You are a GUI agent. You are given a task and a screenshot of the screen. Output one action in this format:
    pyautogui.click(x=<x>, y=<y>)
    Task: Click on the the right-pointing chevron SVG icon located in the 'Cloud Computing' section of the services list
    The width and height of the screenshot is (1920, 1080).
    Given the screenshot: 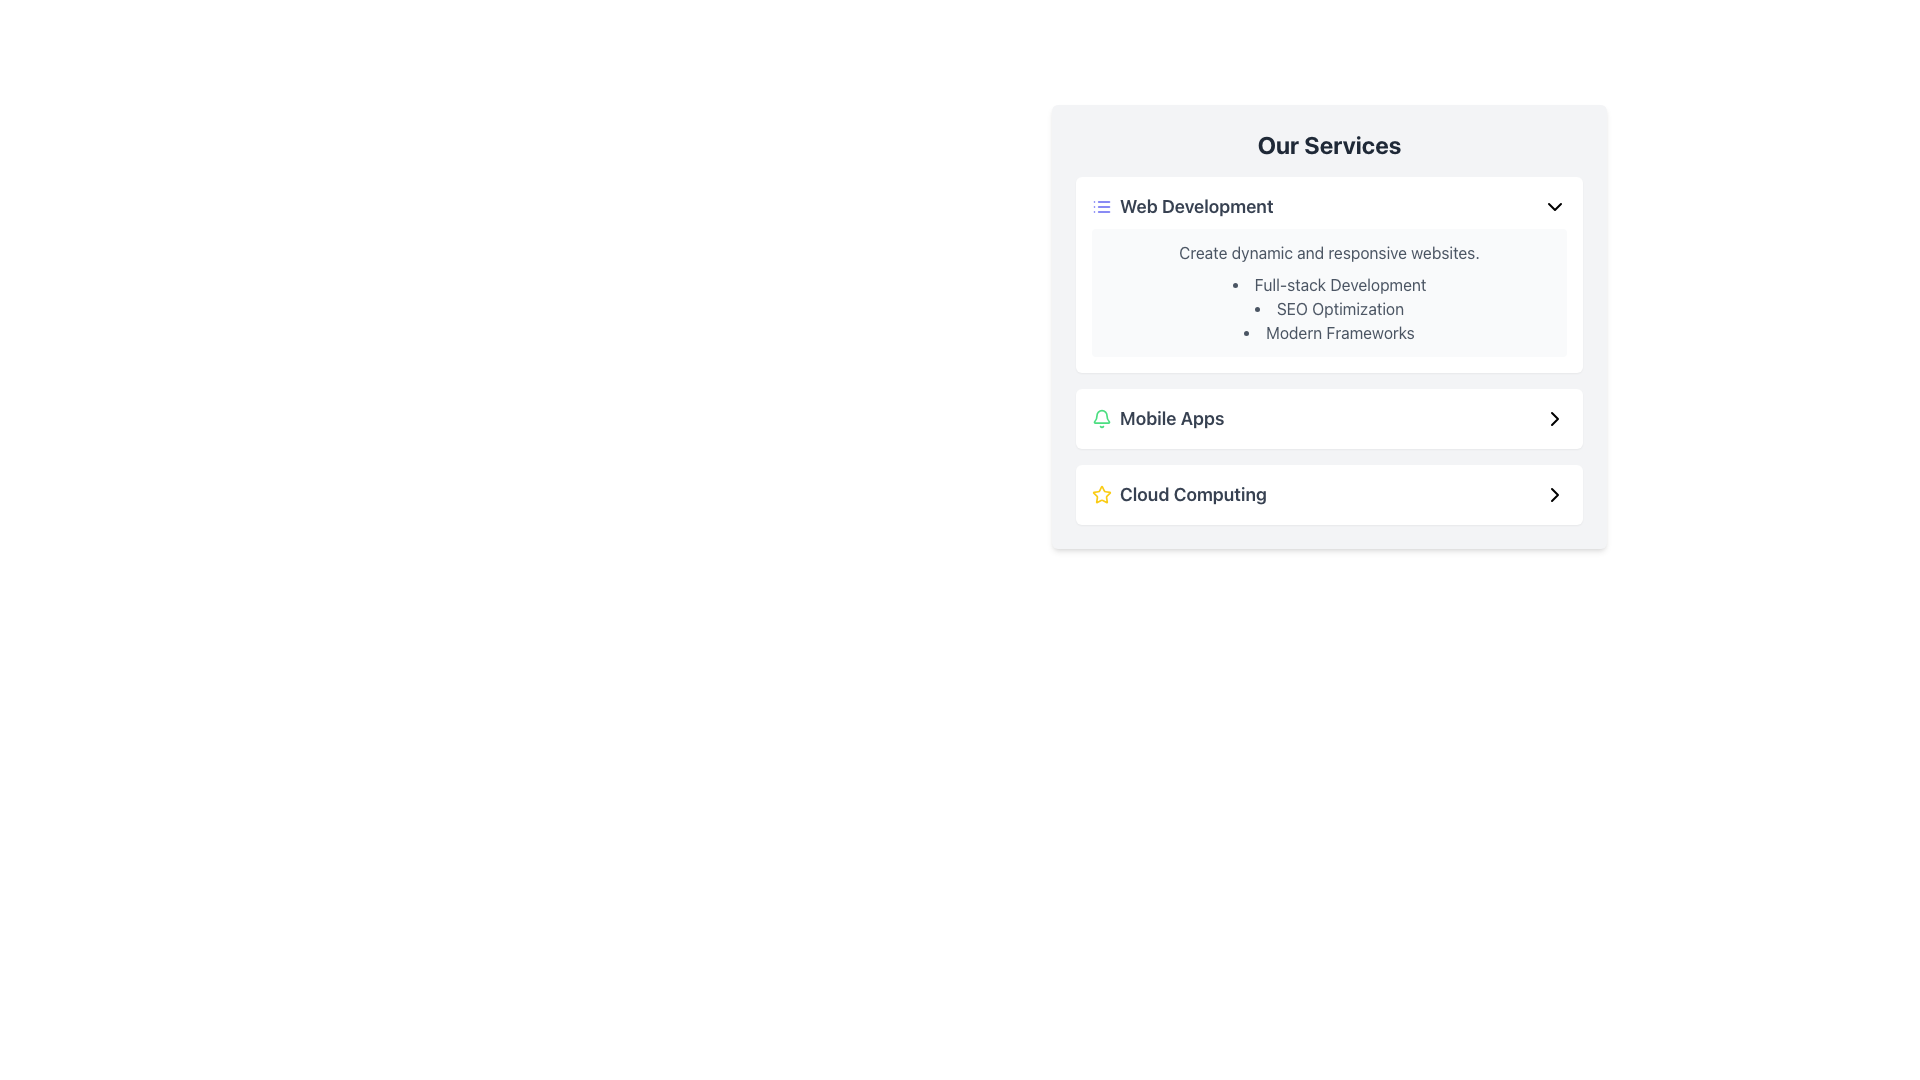 What is the action you would take?
    pyautogui.click(x=1554, y=494)
    